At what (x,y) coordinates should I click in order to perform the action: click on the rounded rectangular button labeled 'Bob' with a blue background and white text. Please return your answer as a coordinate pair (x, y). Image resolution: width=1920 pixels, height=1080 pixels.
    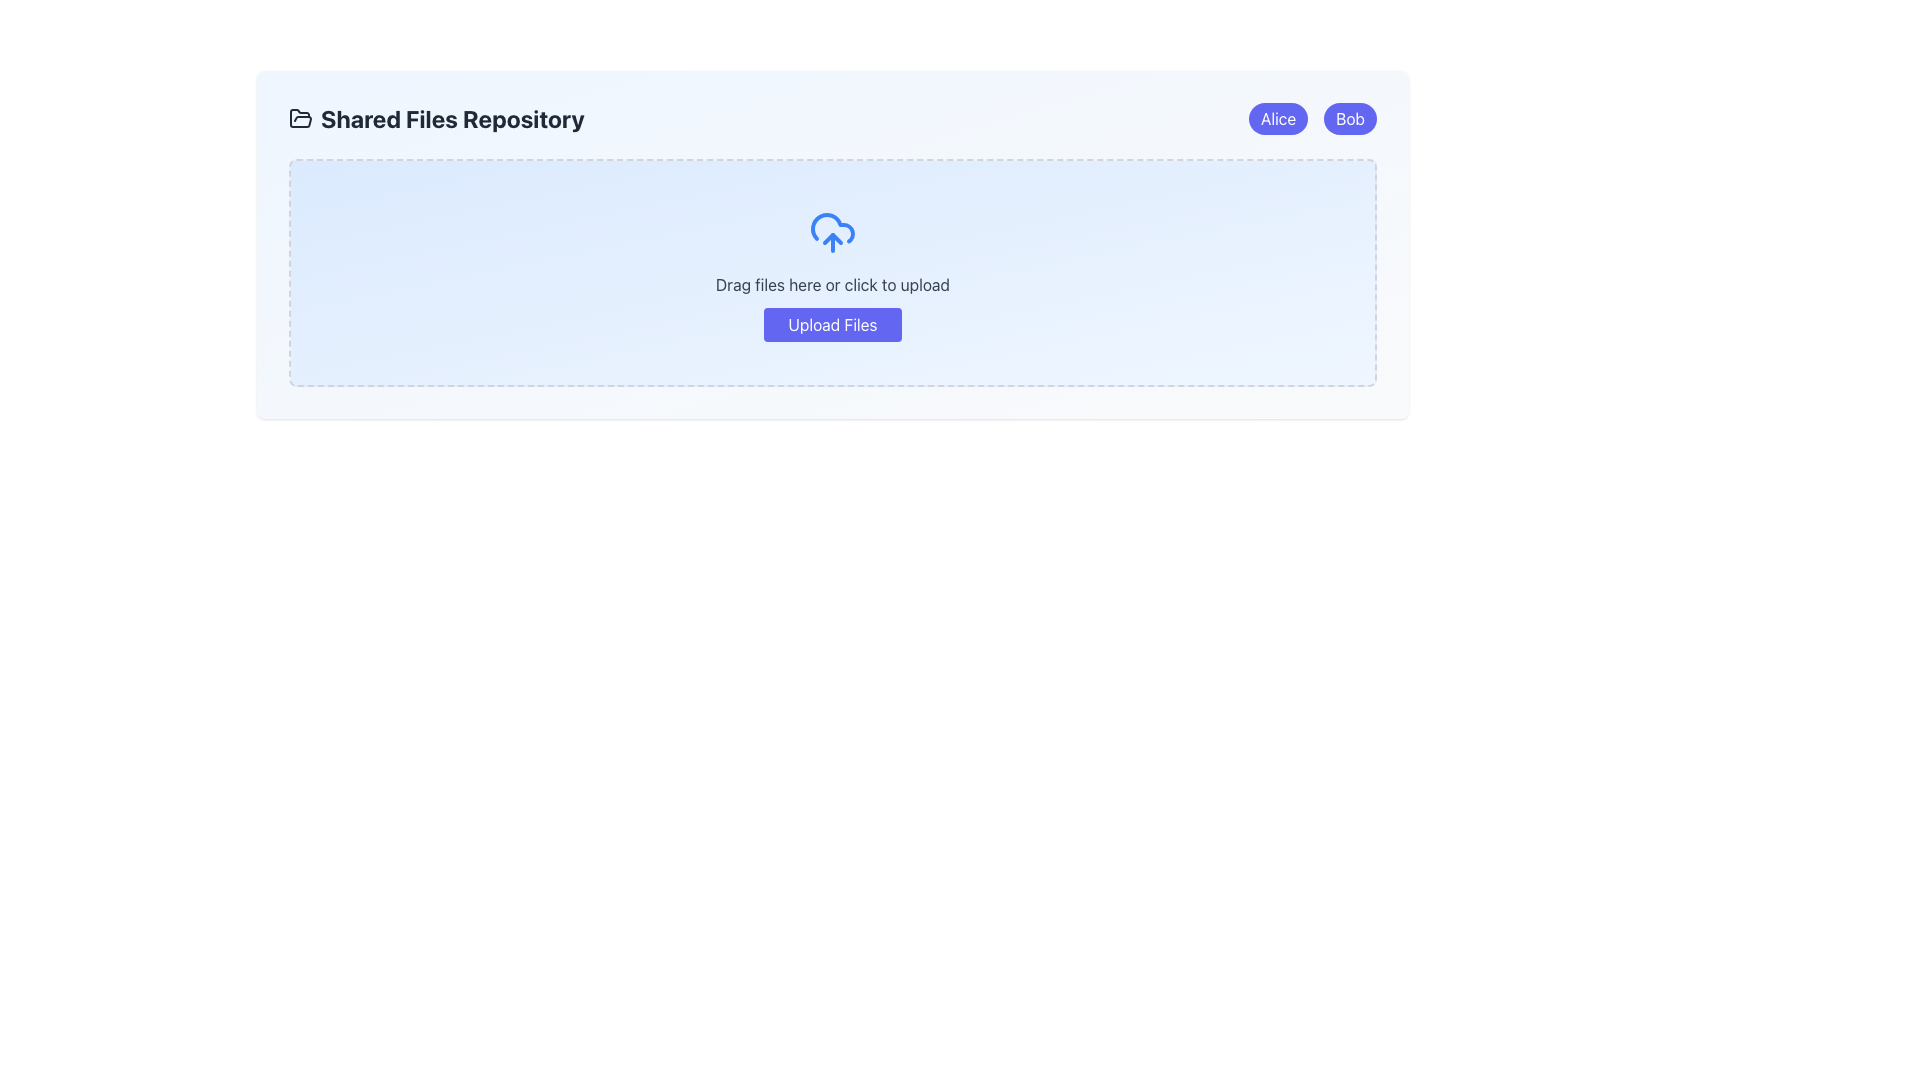
    Looking at the image, I should click on (1350, 119).